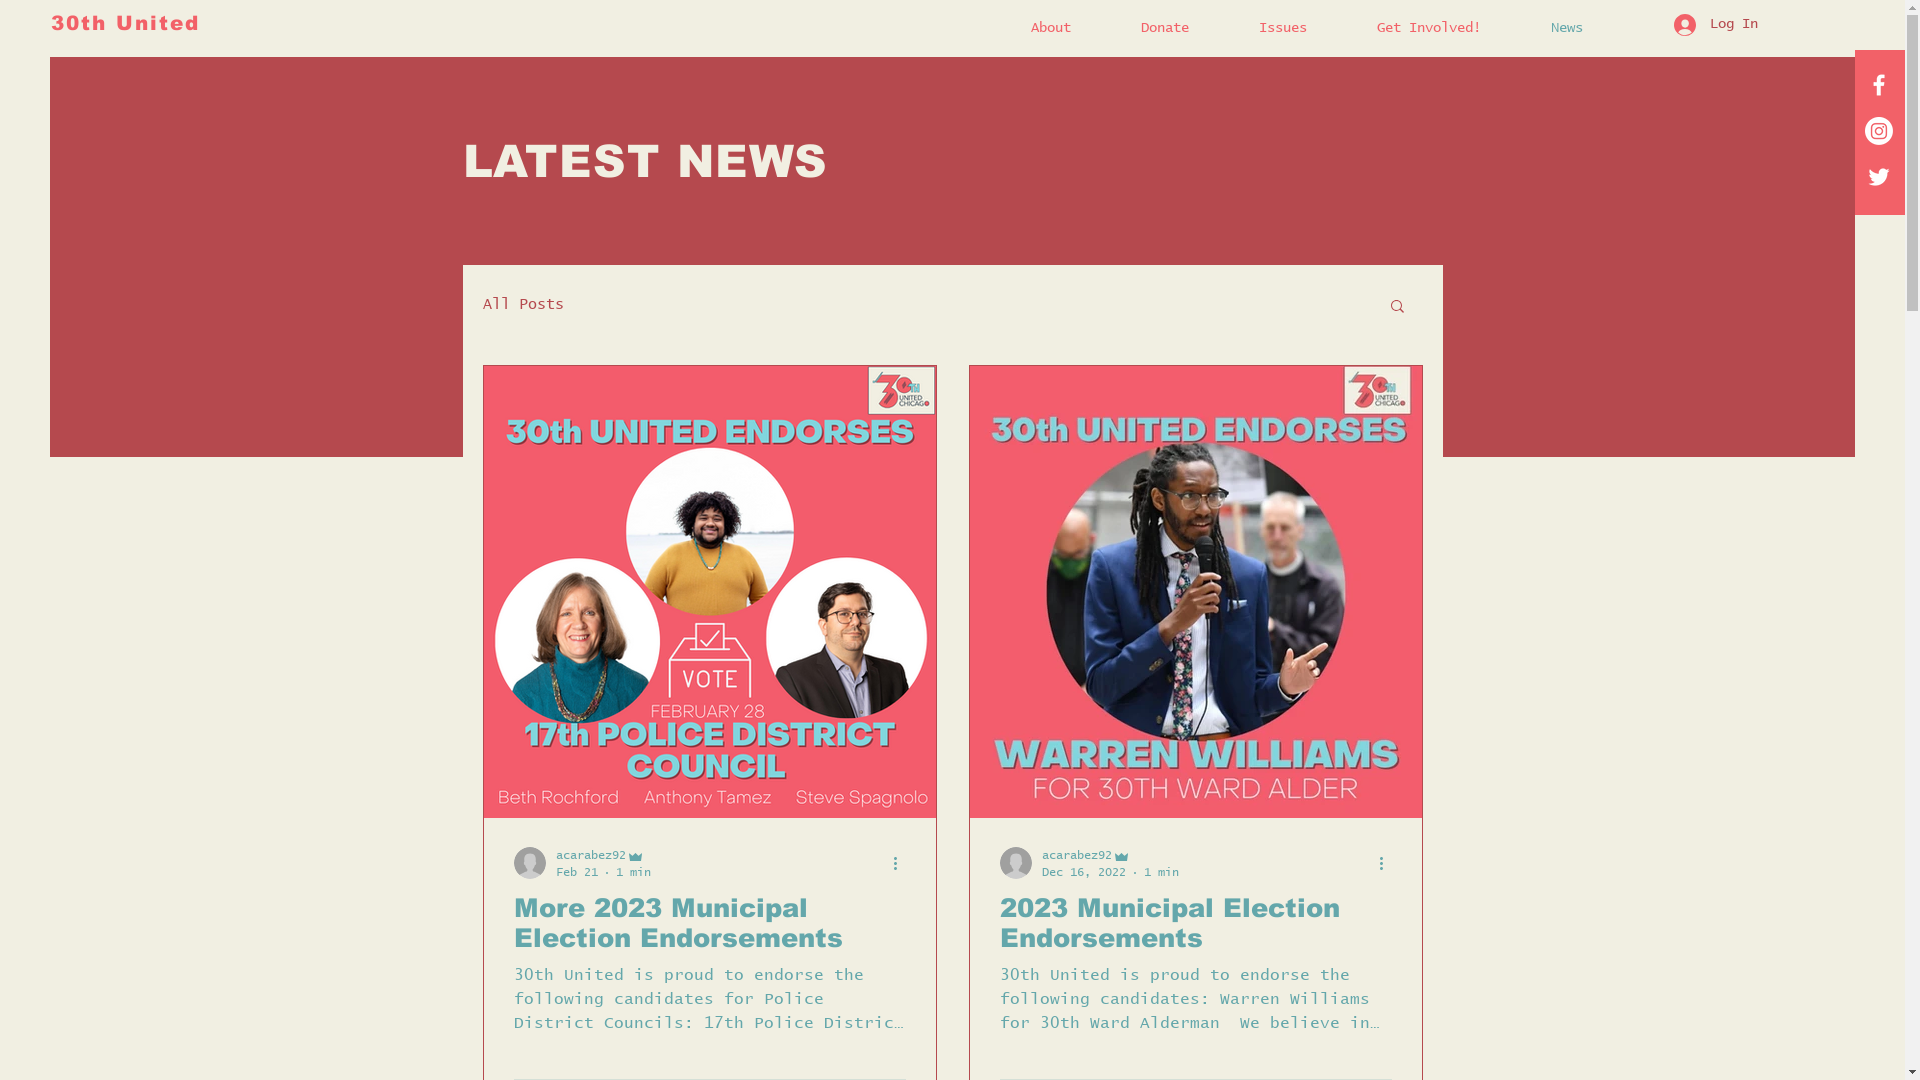  Describe the element at coordinates (602, 855) in the screenshot. I see `'acarabez92'` at that location.